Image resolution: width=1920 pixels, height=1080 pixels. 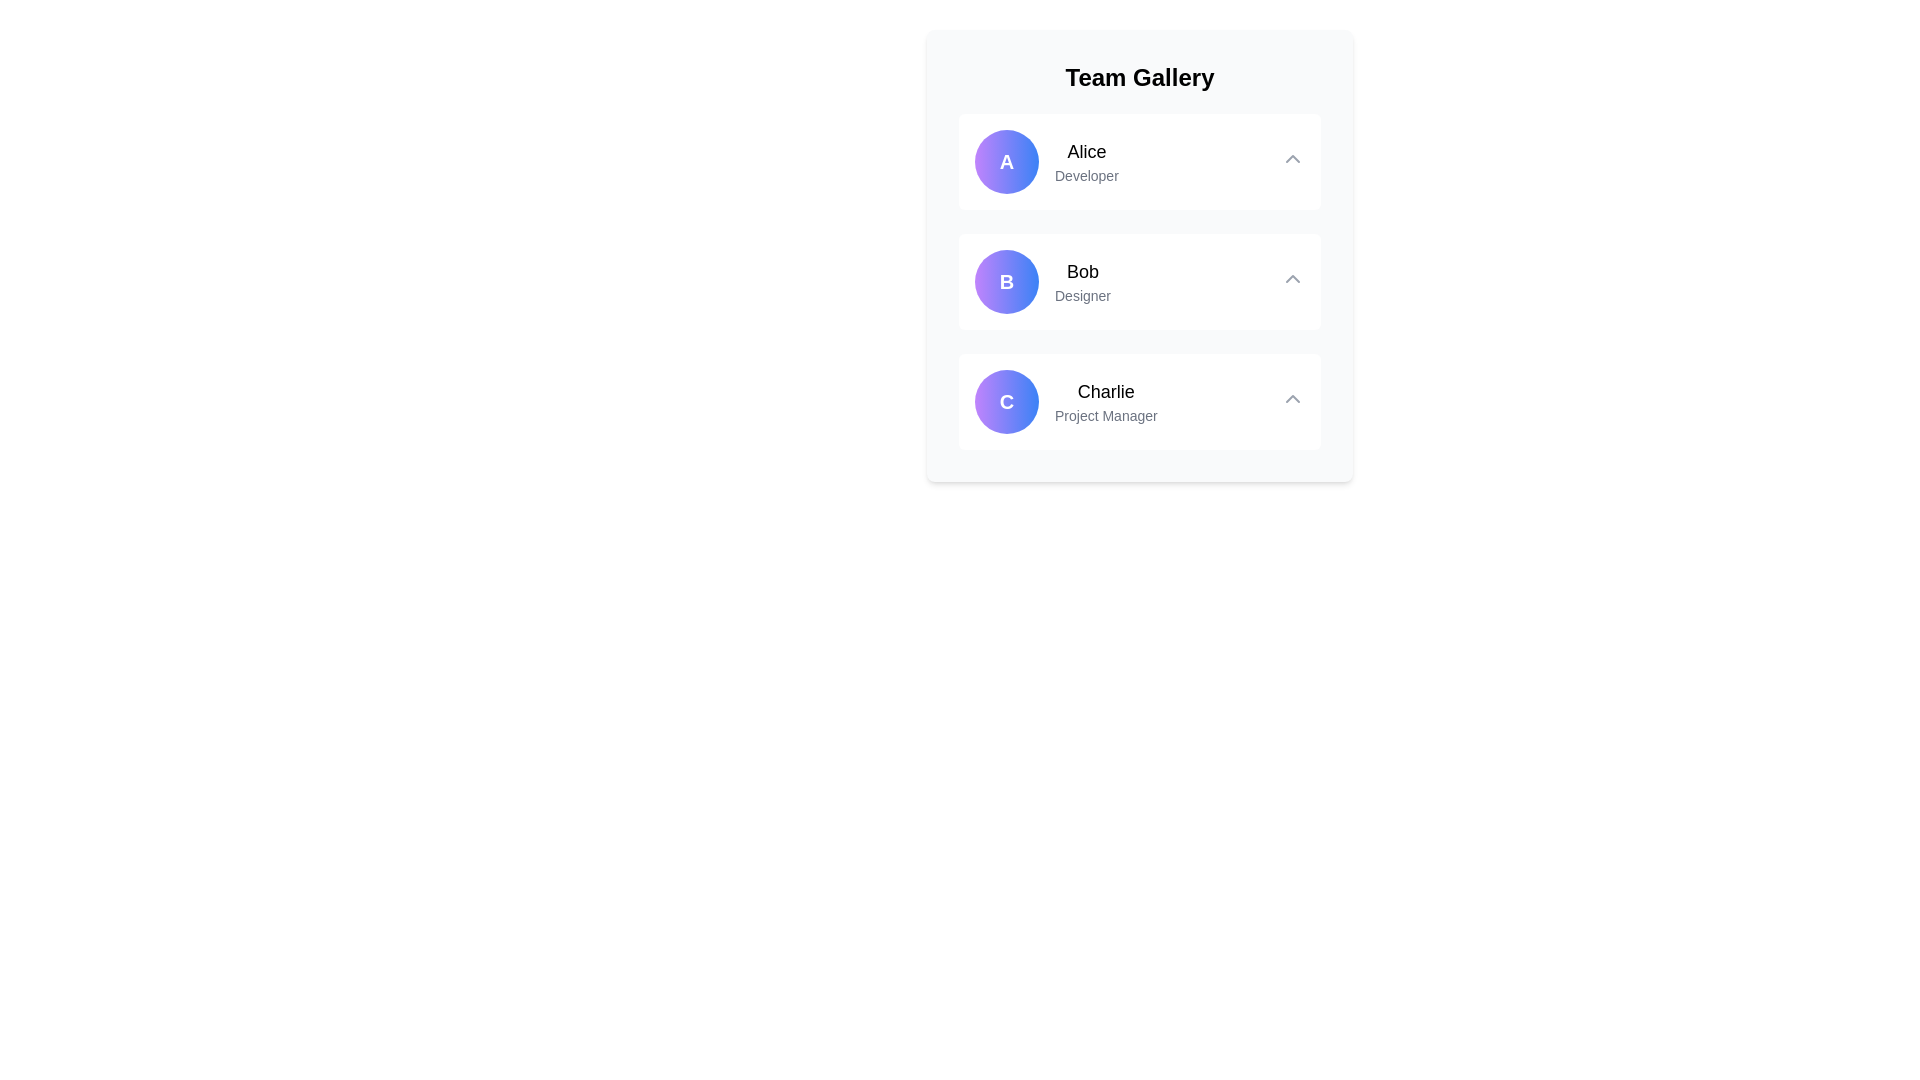 What do you see at coordinates (1292, 161) in the screenshot?
I see `the toggle icon in the top-right section of Alice's user card` at bounding box center [1292, 161].